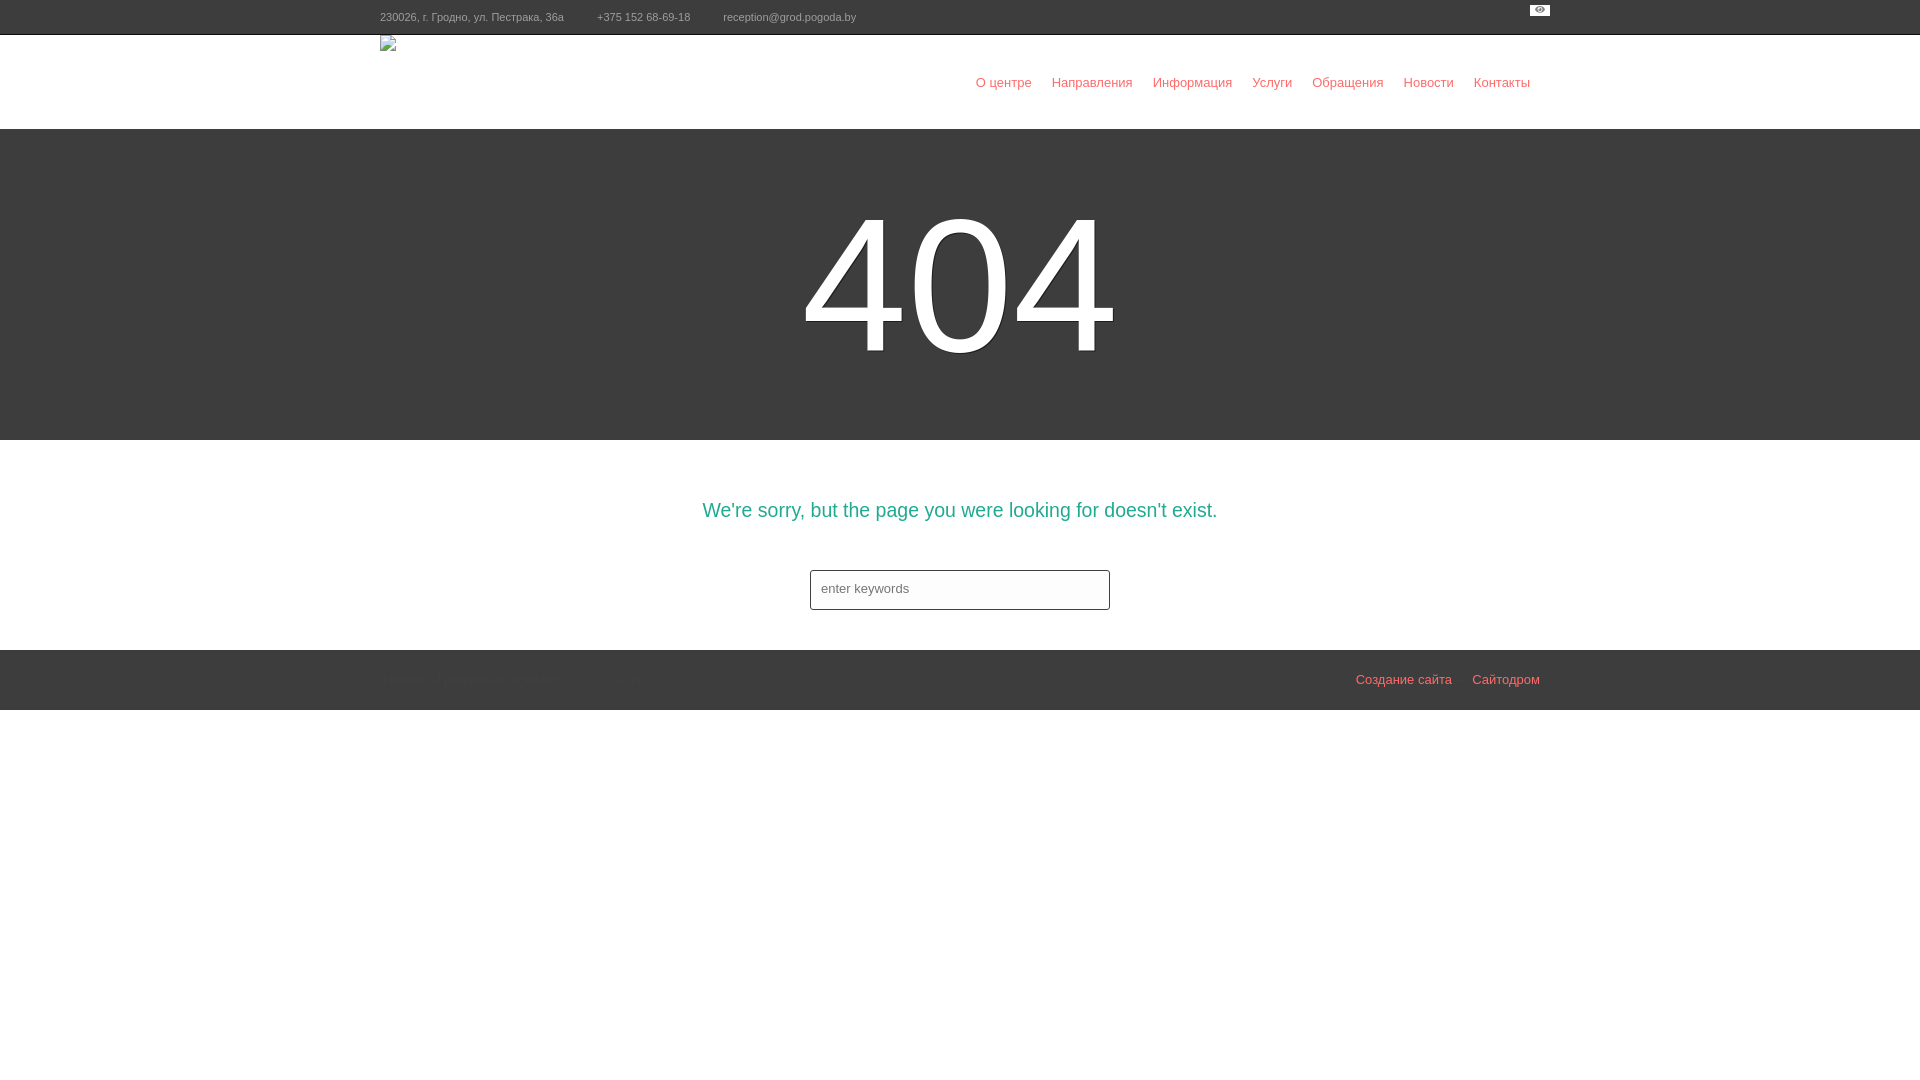  Describe the element at coordinates (643, 15) in the screenshot. I see `'+375 152 68-69-18'` at that location.